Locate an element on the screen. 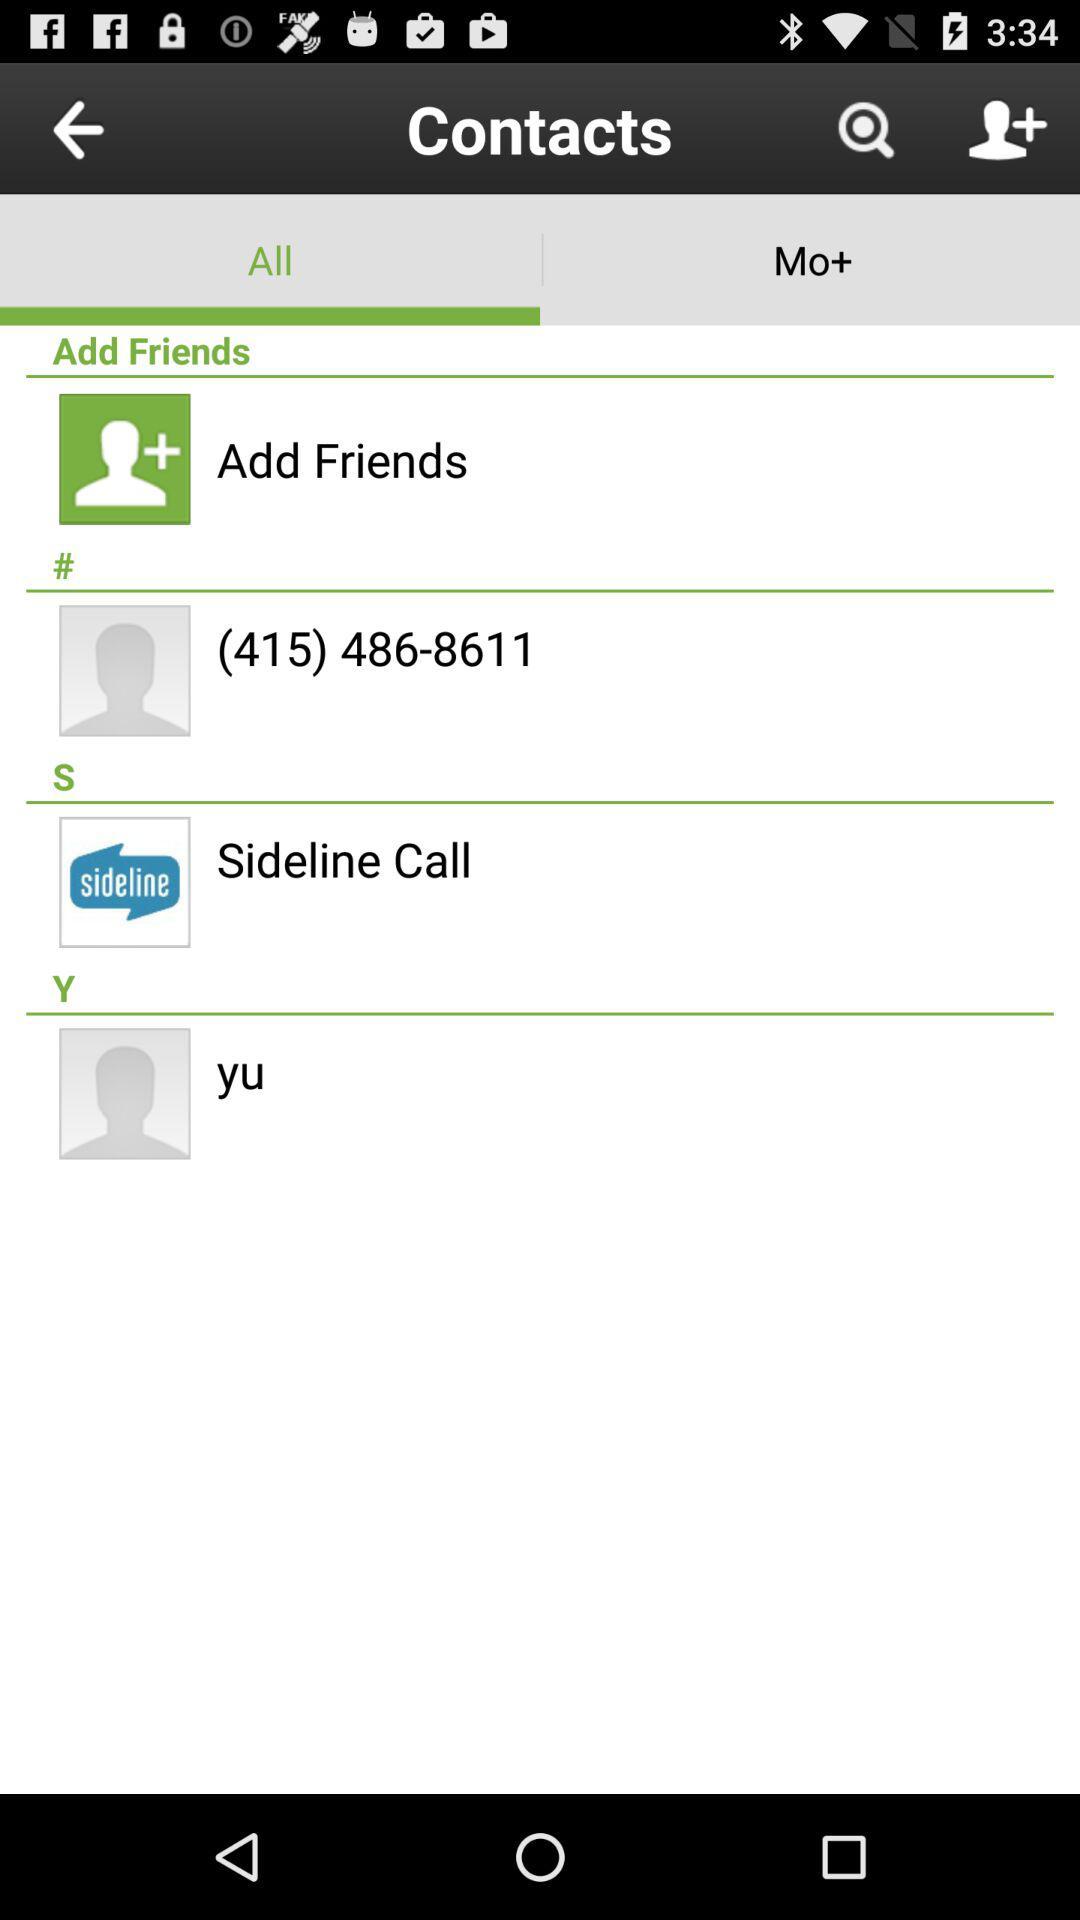 Image resolution: width=1080 pixels, height=1920 pixels. item above s item is located at coordinates (376, 647).